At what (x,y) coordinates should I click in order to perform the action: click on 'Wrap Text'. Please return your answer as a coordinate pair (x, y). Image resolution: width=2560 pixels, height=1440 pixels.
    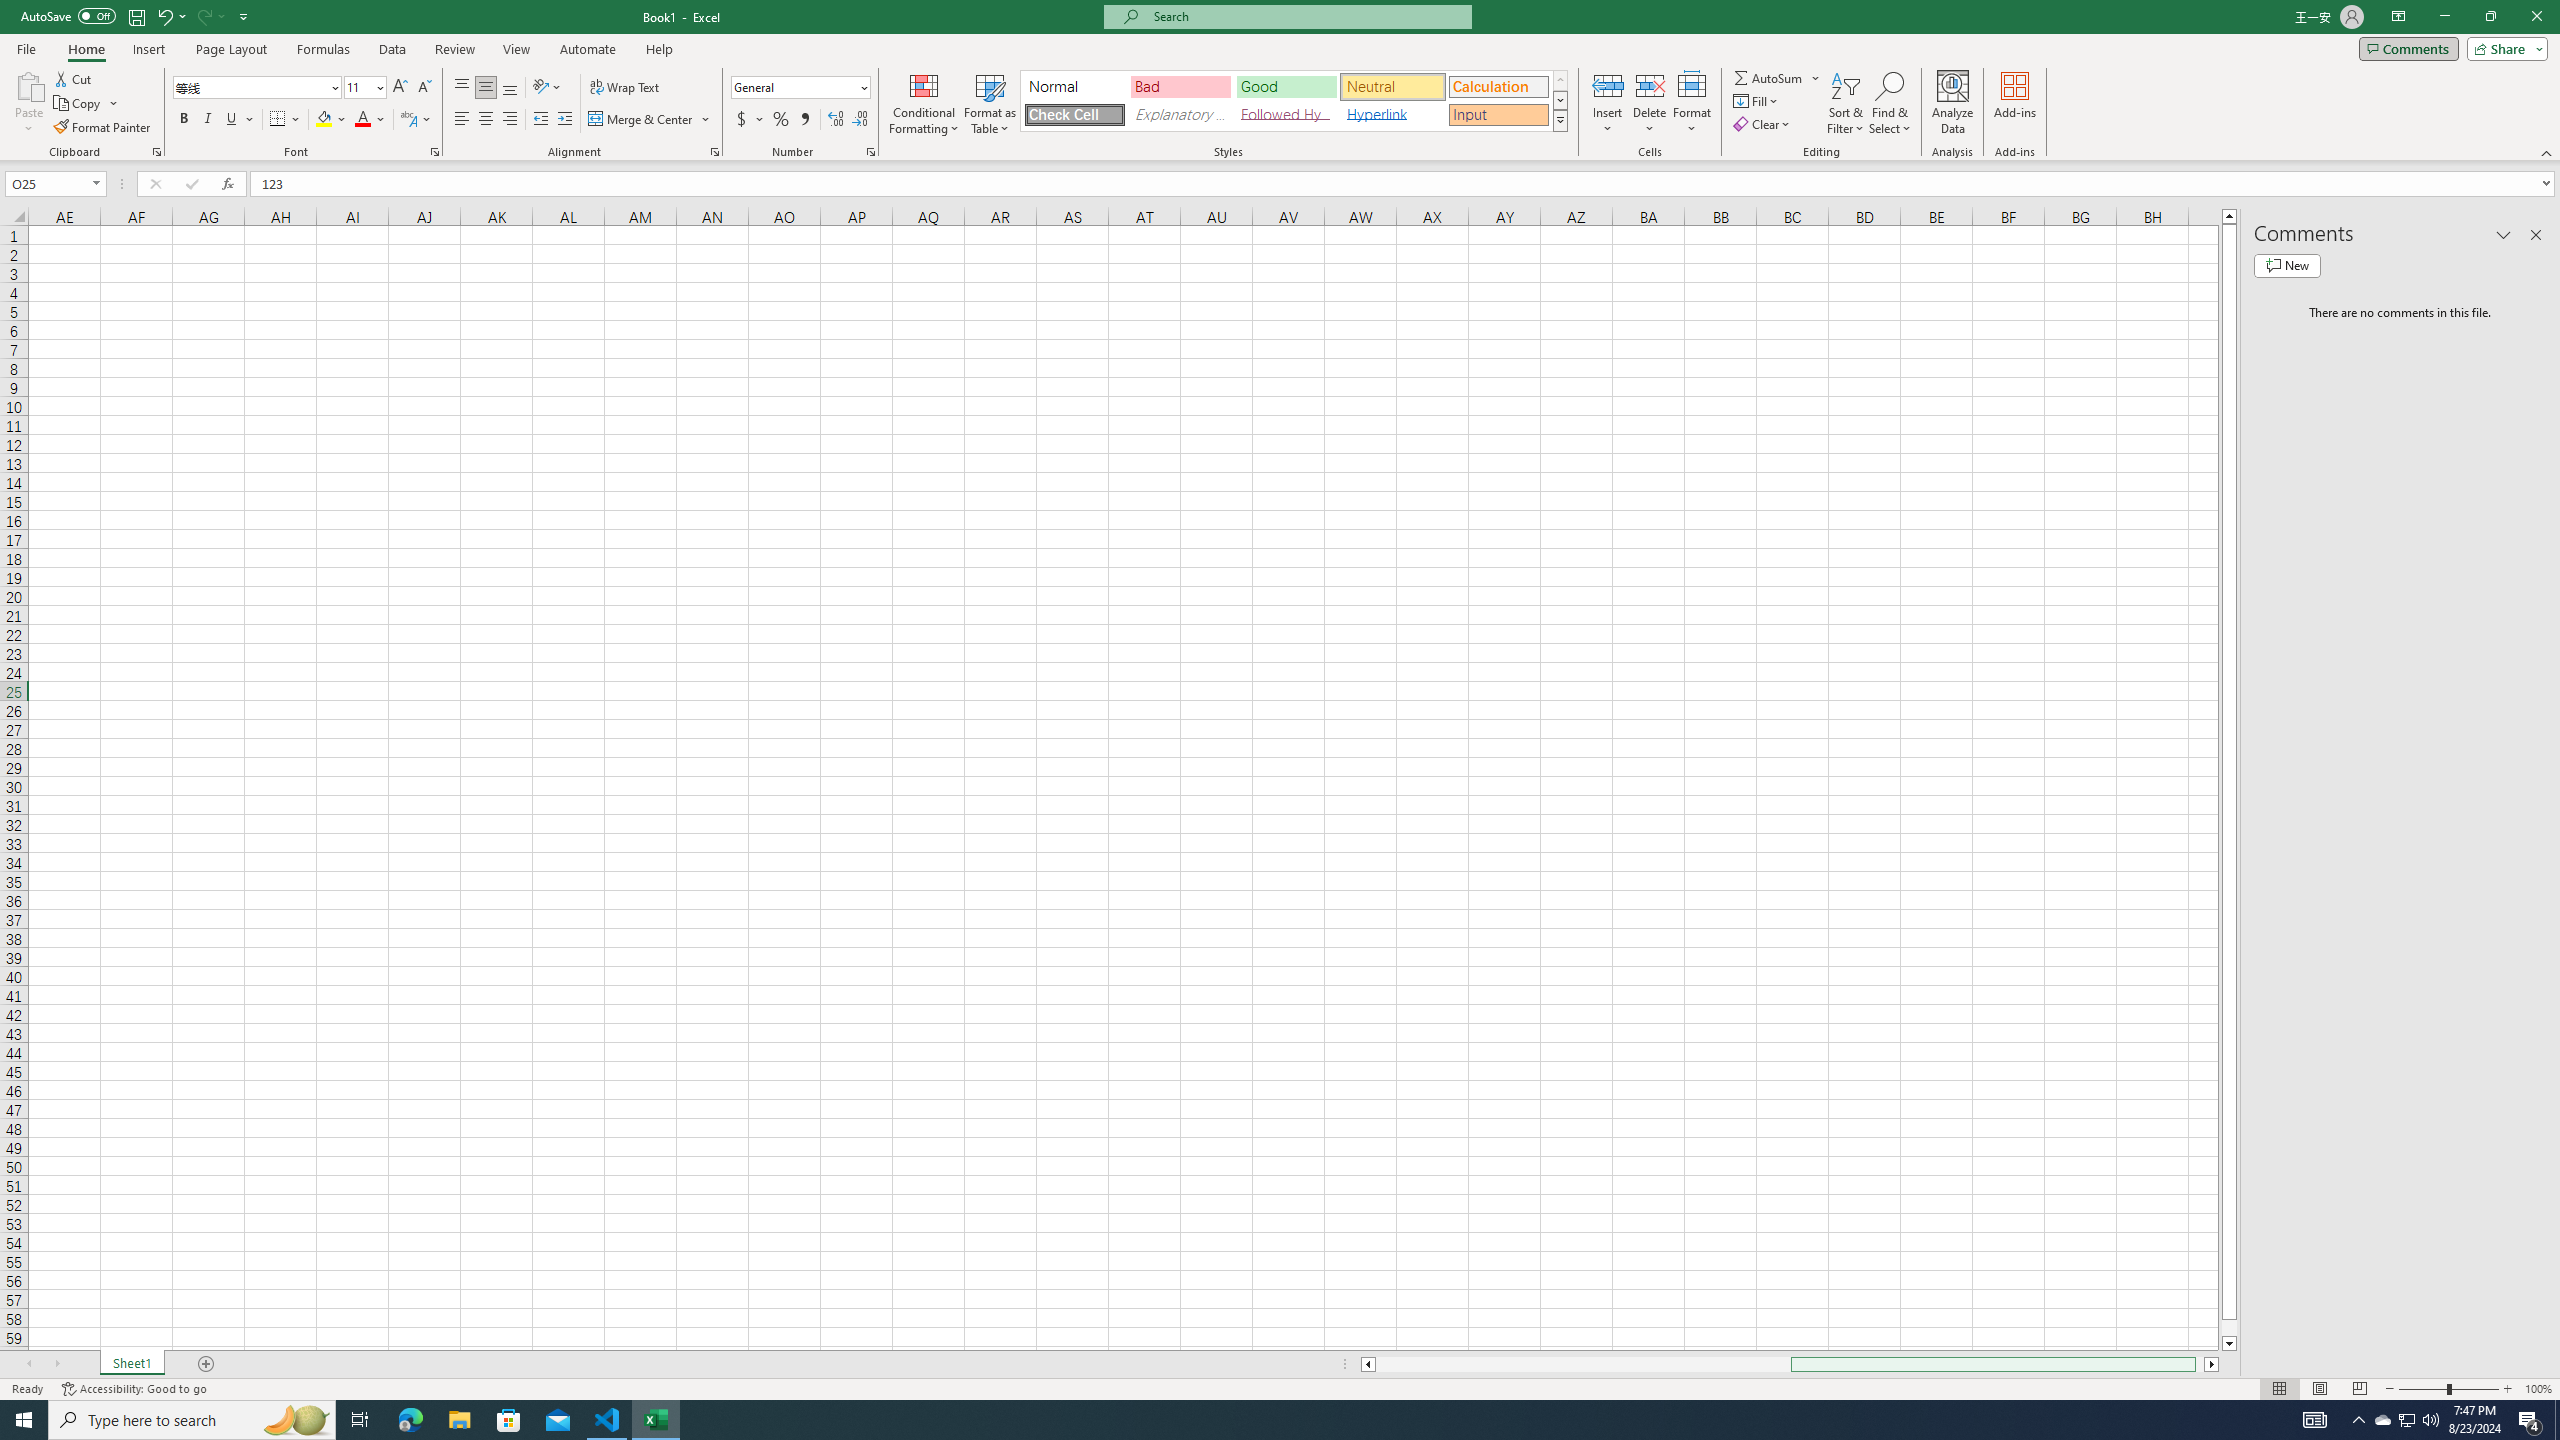
    Looking at the image, I should click on (624, 87).